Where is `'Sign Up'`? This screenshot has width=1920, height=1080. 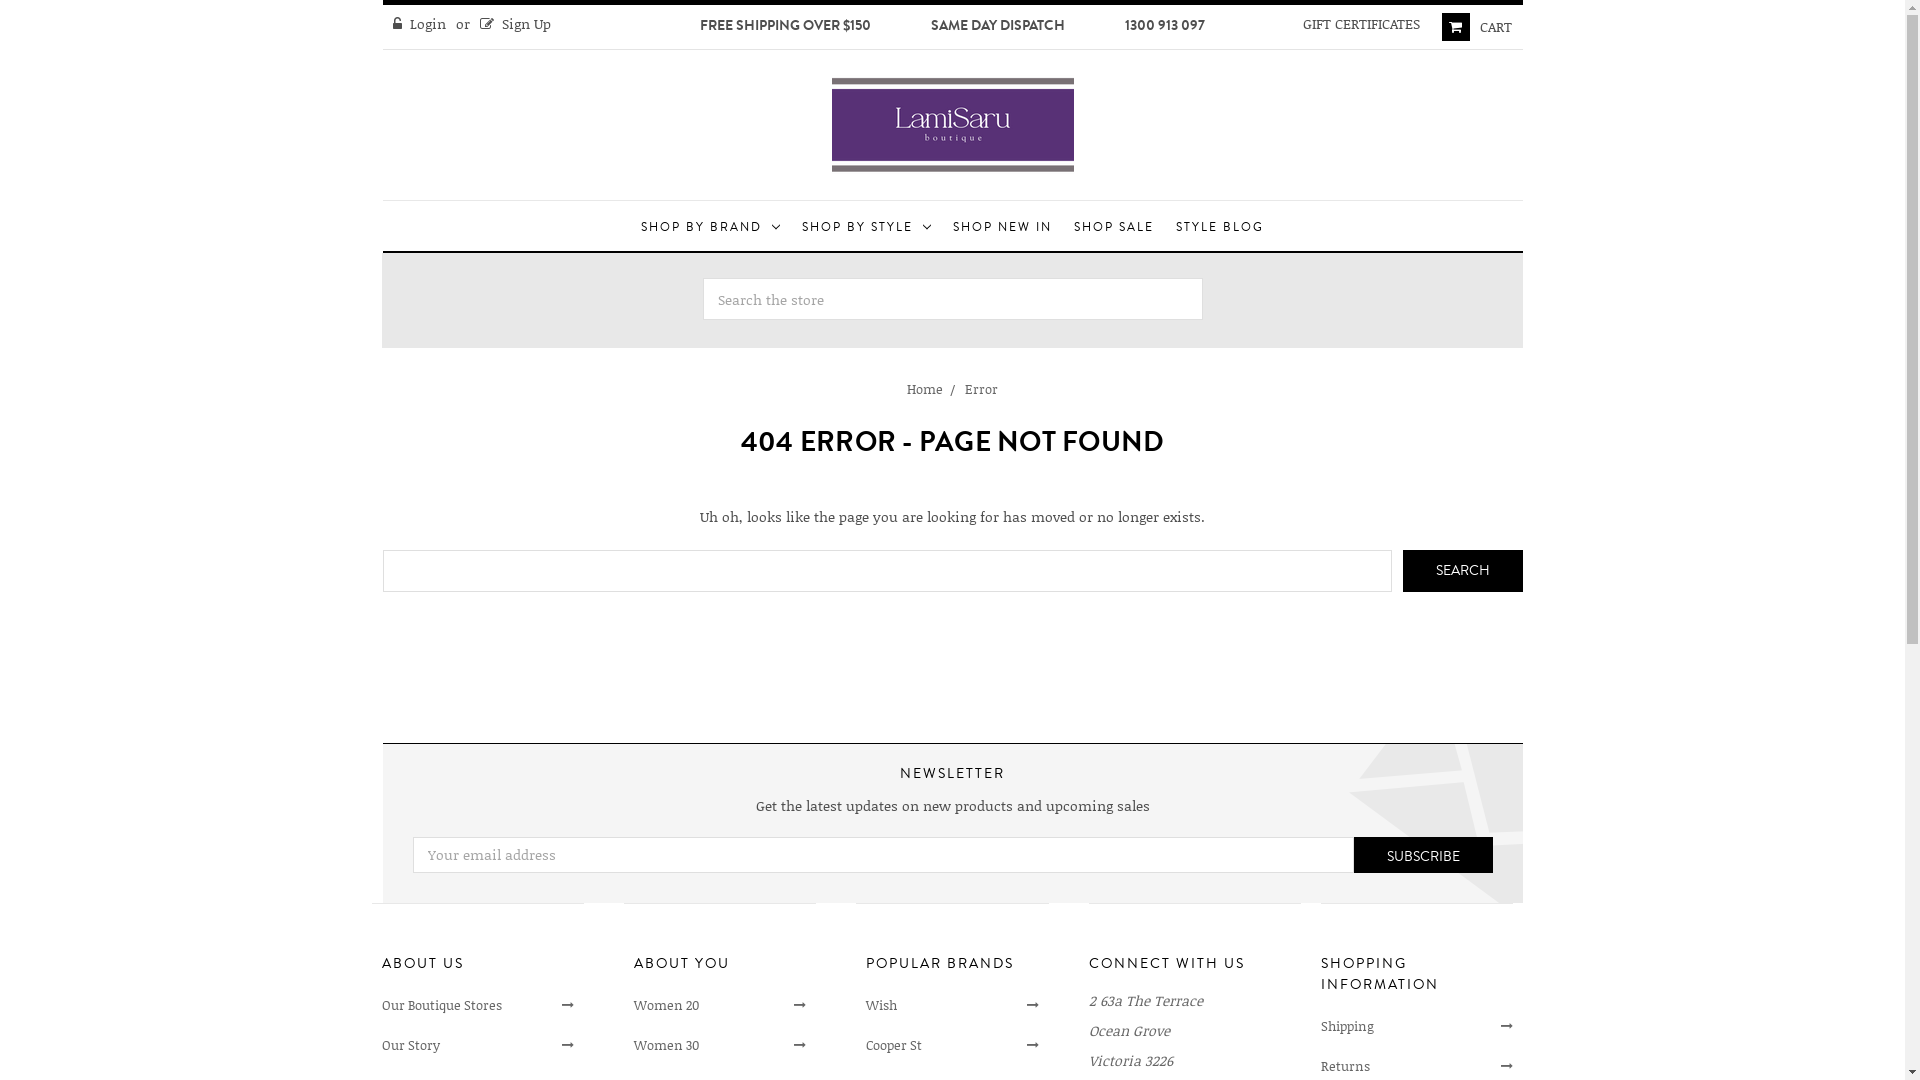 'Sign Up' is located at coordinates (516, 23).